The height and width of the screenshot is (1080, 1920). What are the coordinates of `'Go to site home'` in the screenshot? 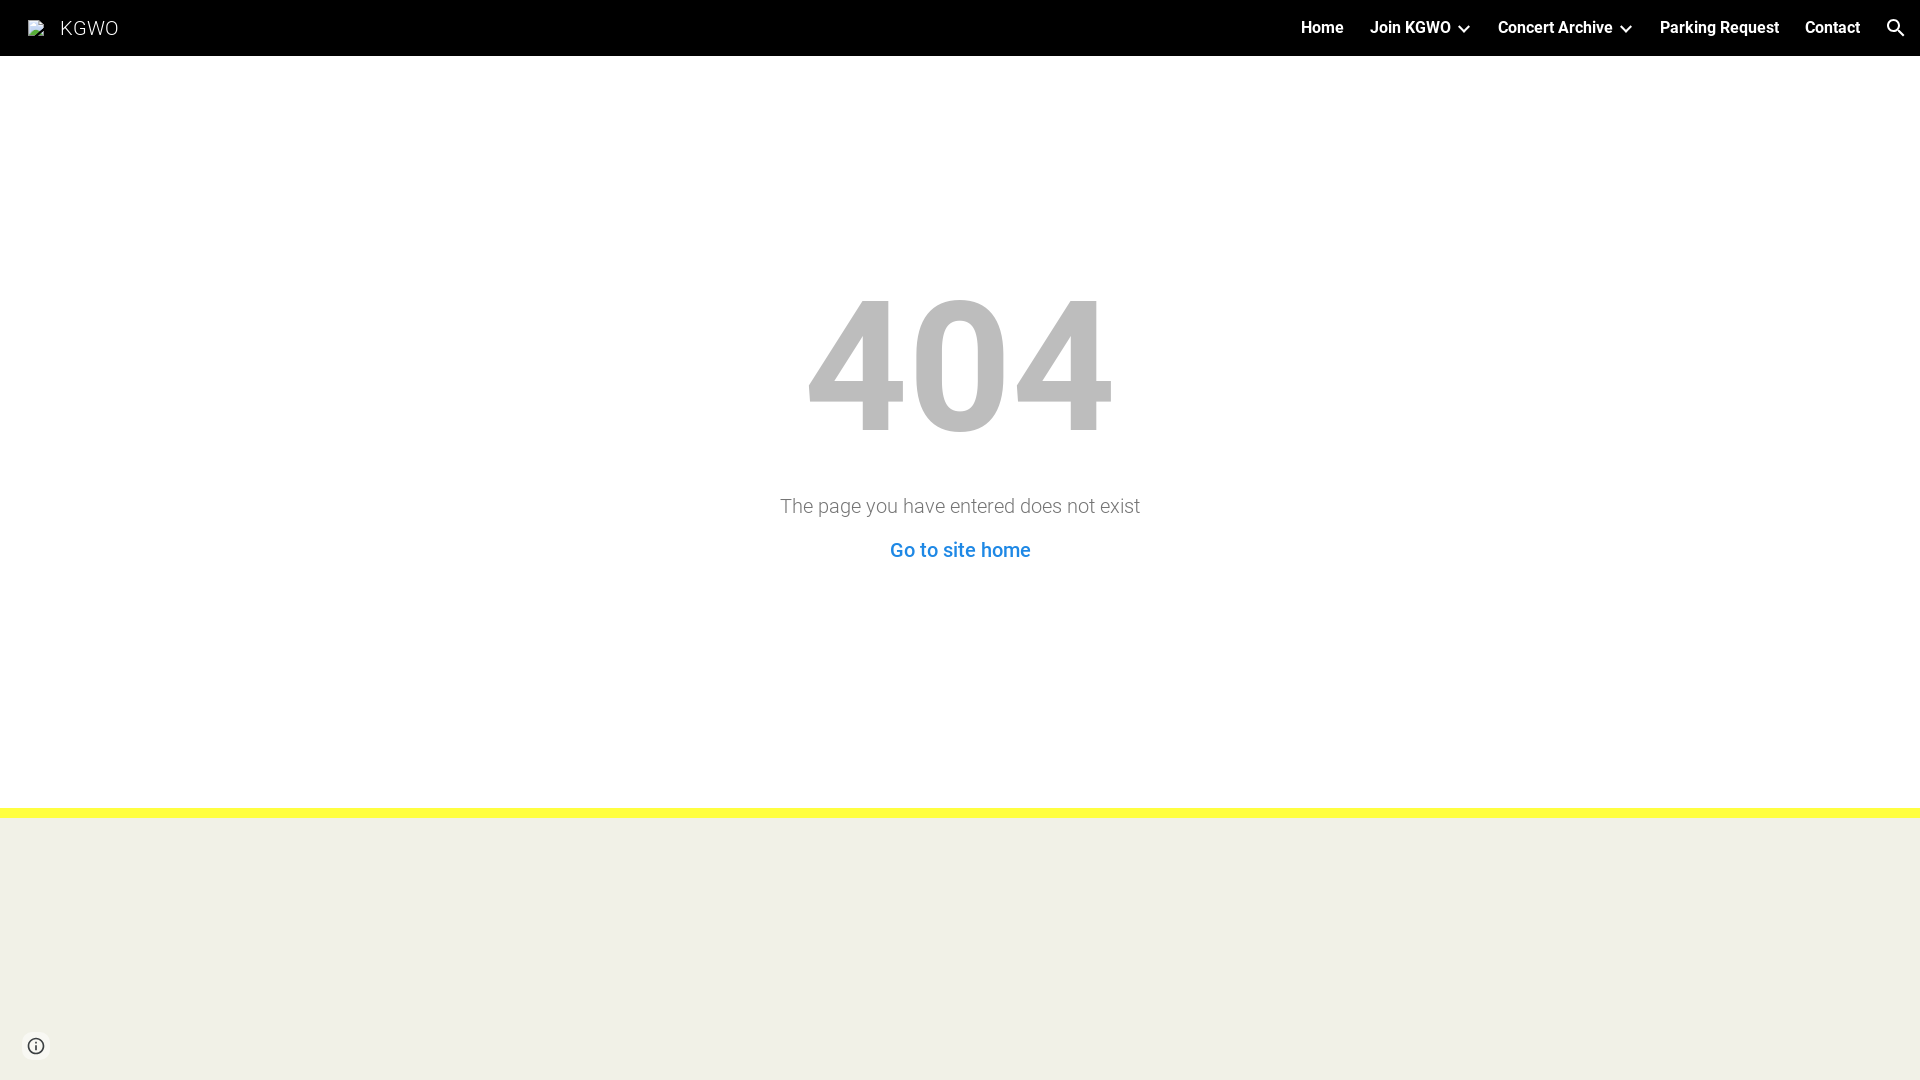 It's located at (960, 550).